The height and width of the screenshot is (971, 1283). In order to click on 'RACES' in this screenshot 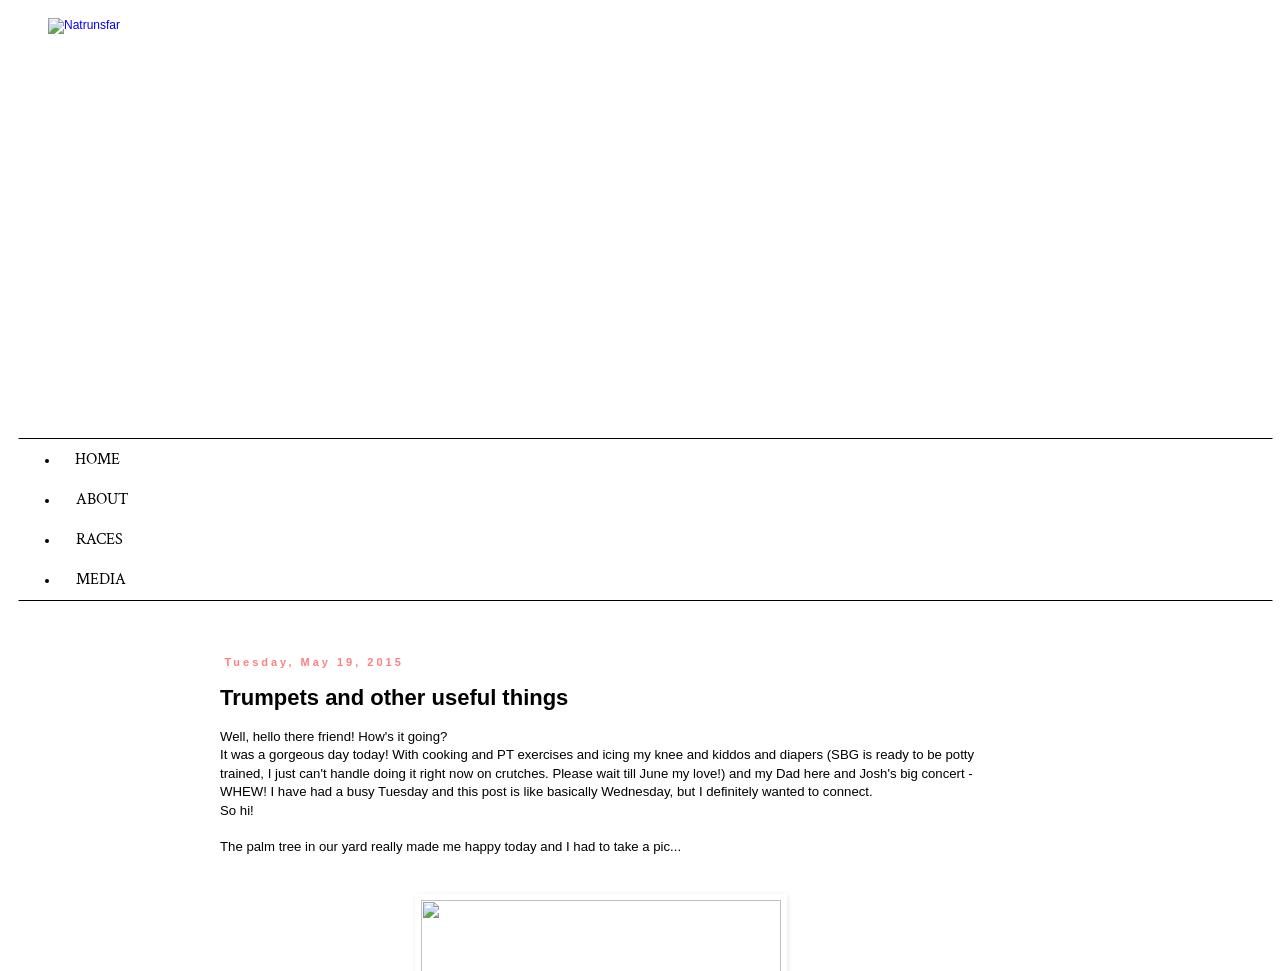, I will do `click(99, 537)`.